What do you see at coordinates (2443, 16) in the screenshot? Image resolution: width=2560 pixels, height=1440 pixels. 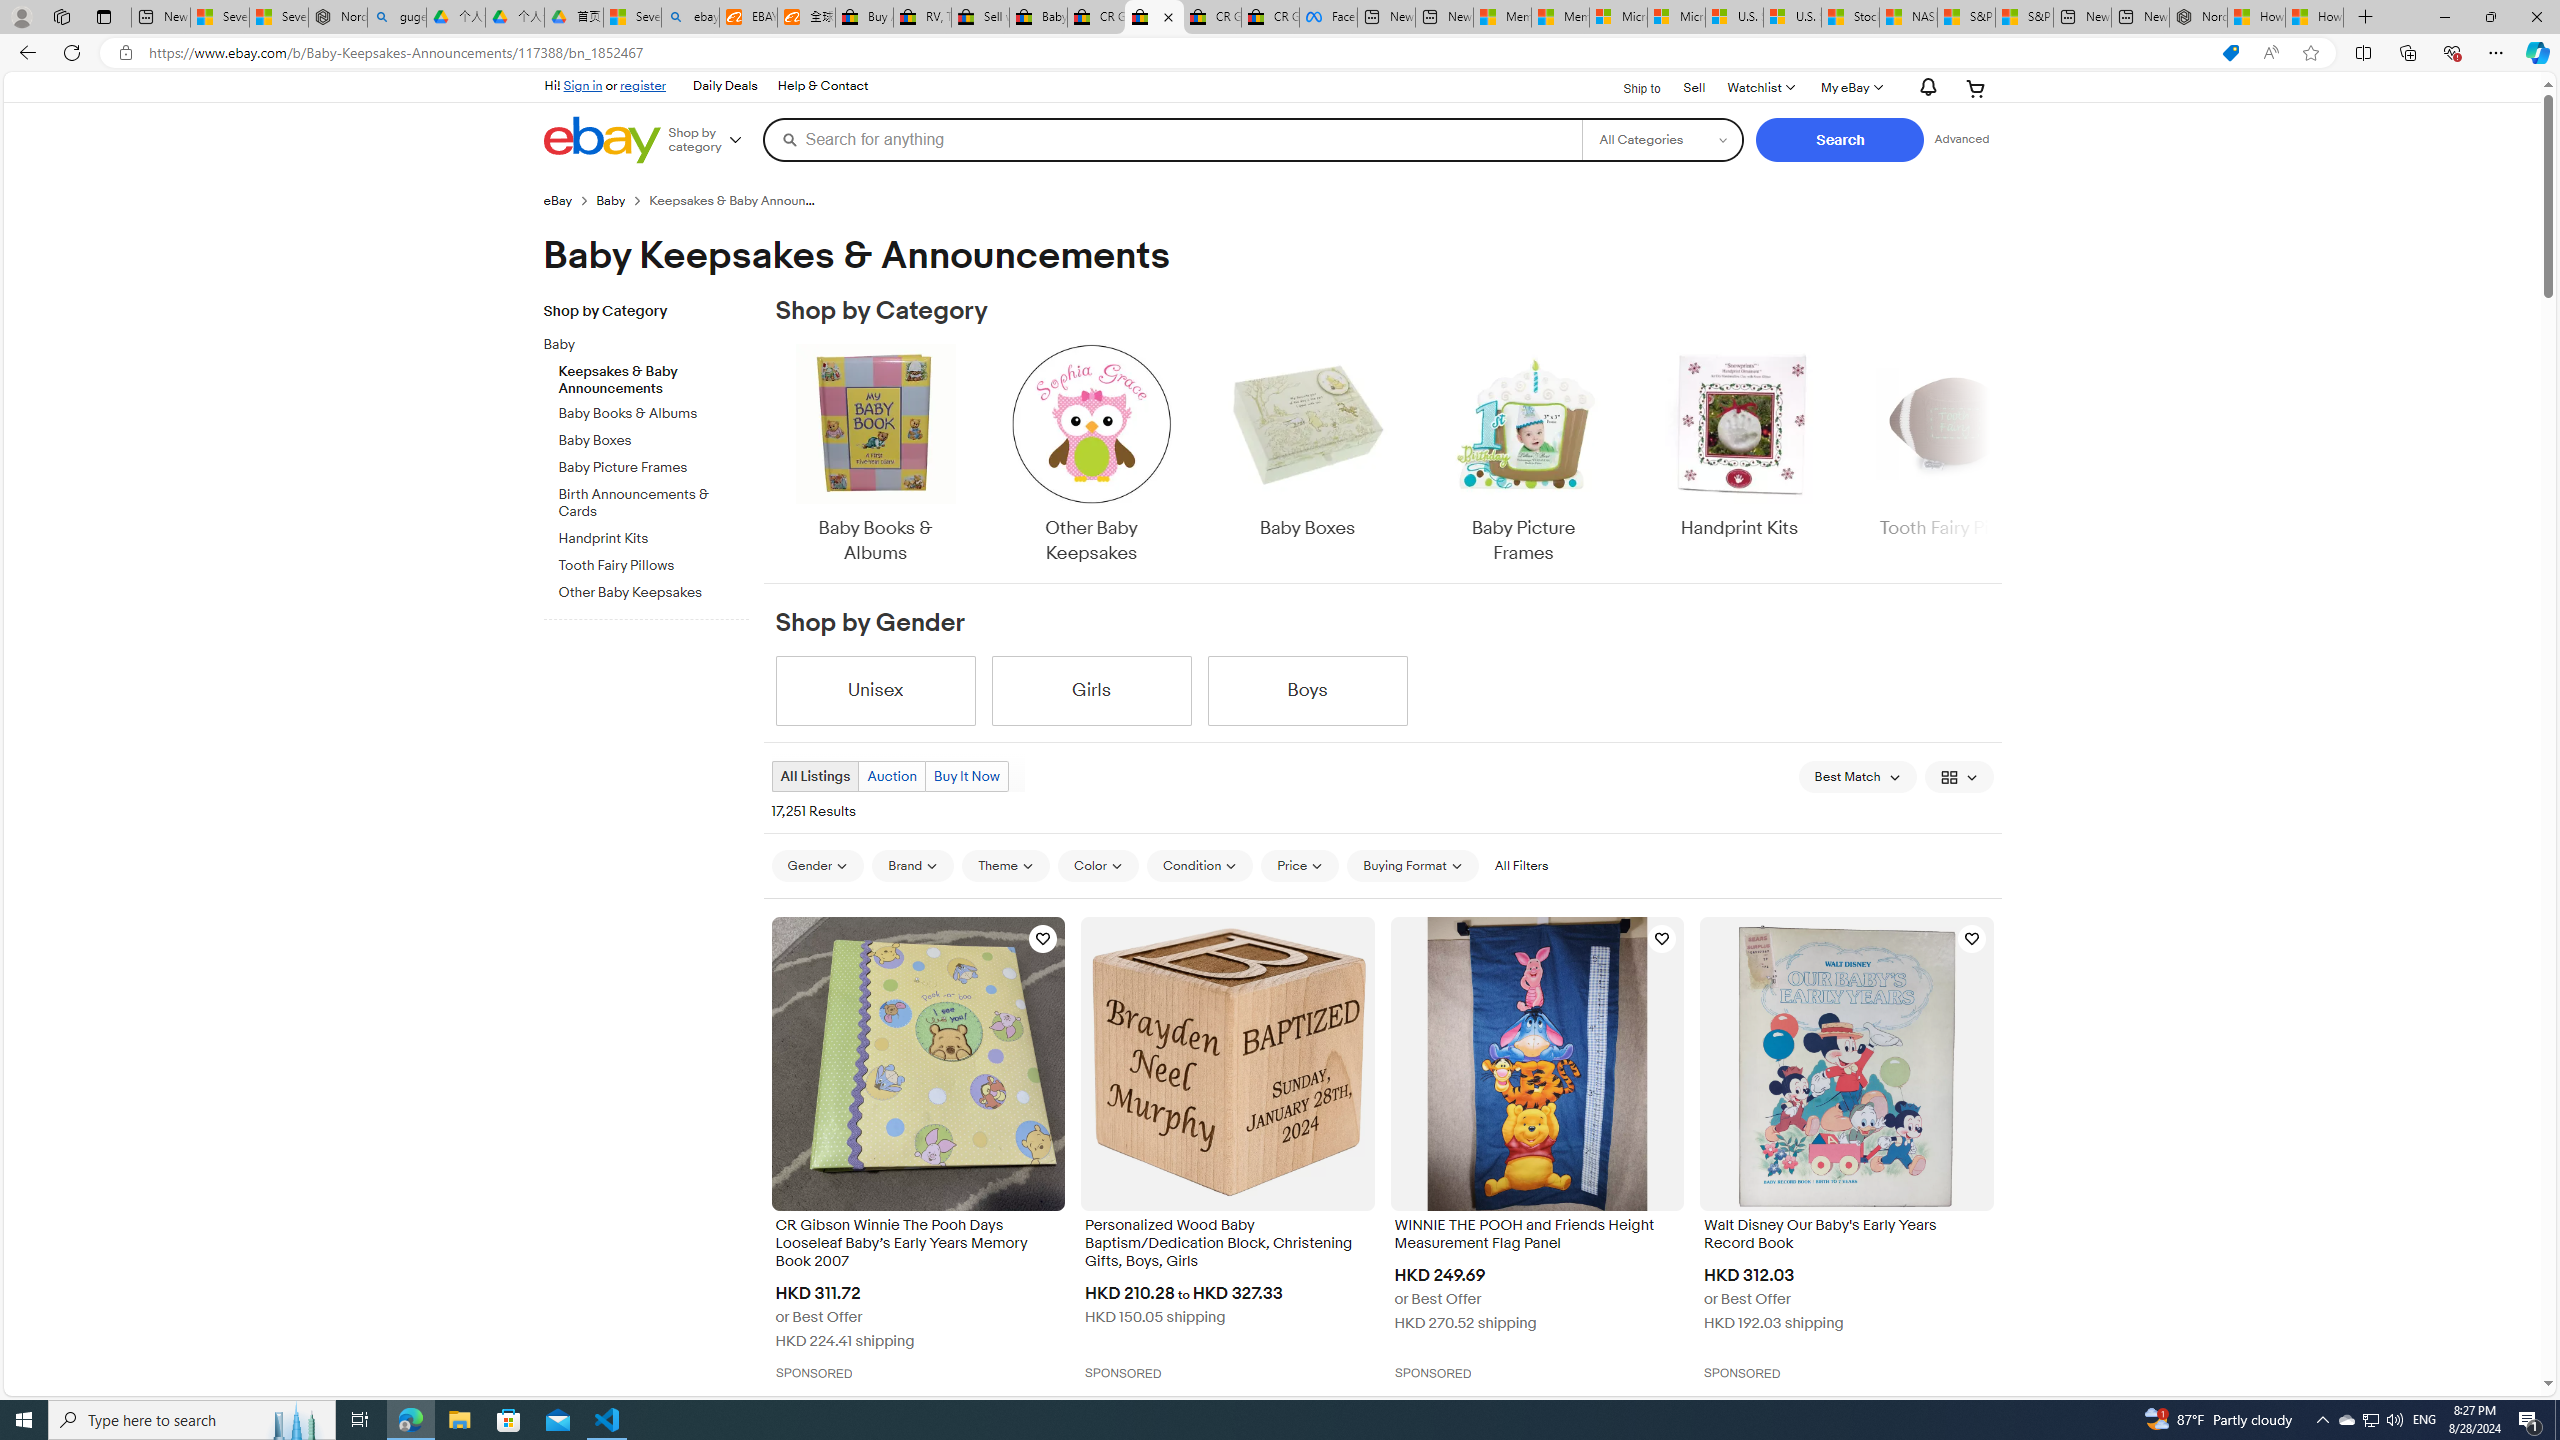 I see `'Minimize'` at bounding box center [2443, 16].